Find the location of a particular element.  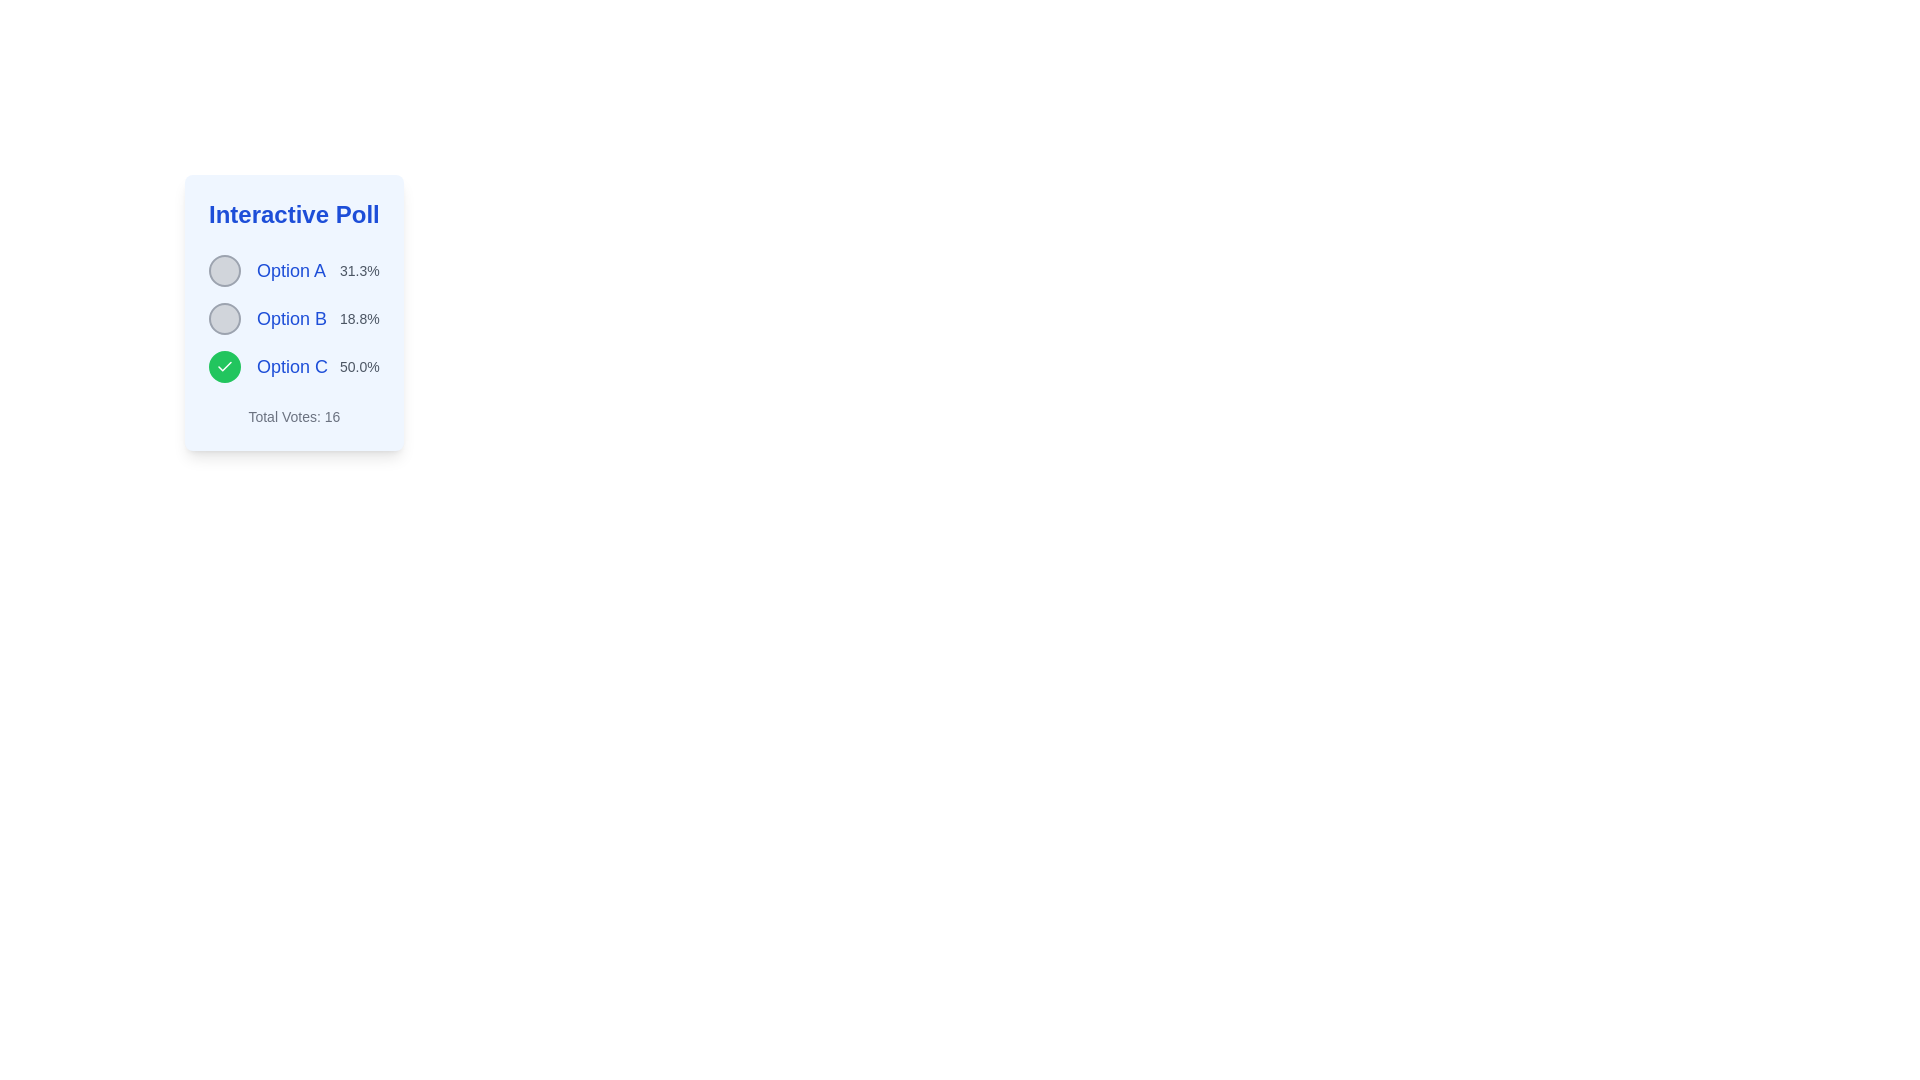

the circular radio button for 'Option A', which has a light gray background and is located to the left of the label text 'Option A' is located at coordinates (266, 270).